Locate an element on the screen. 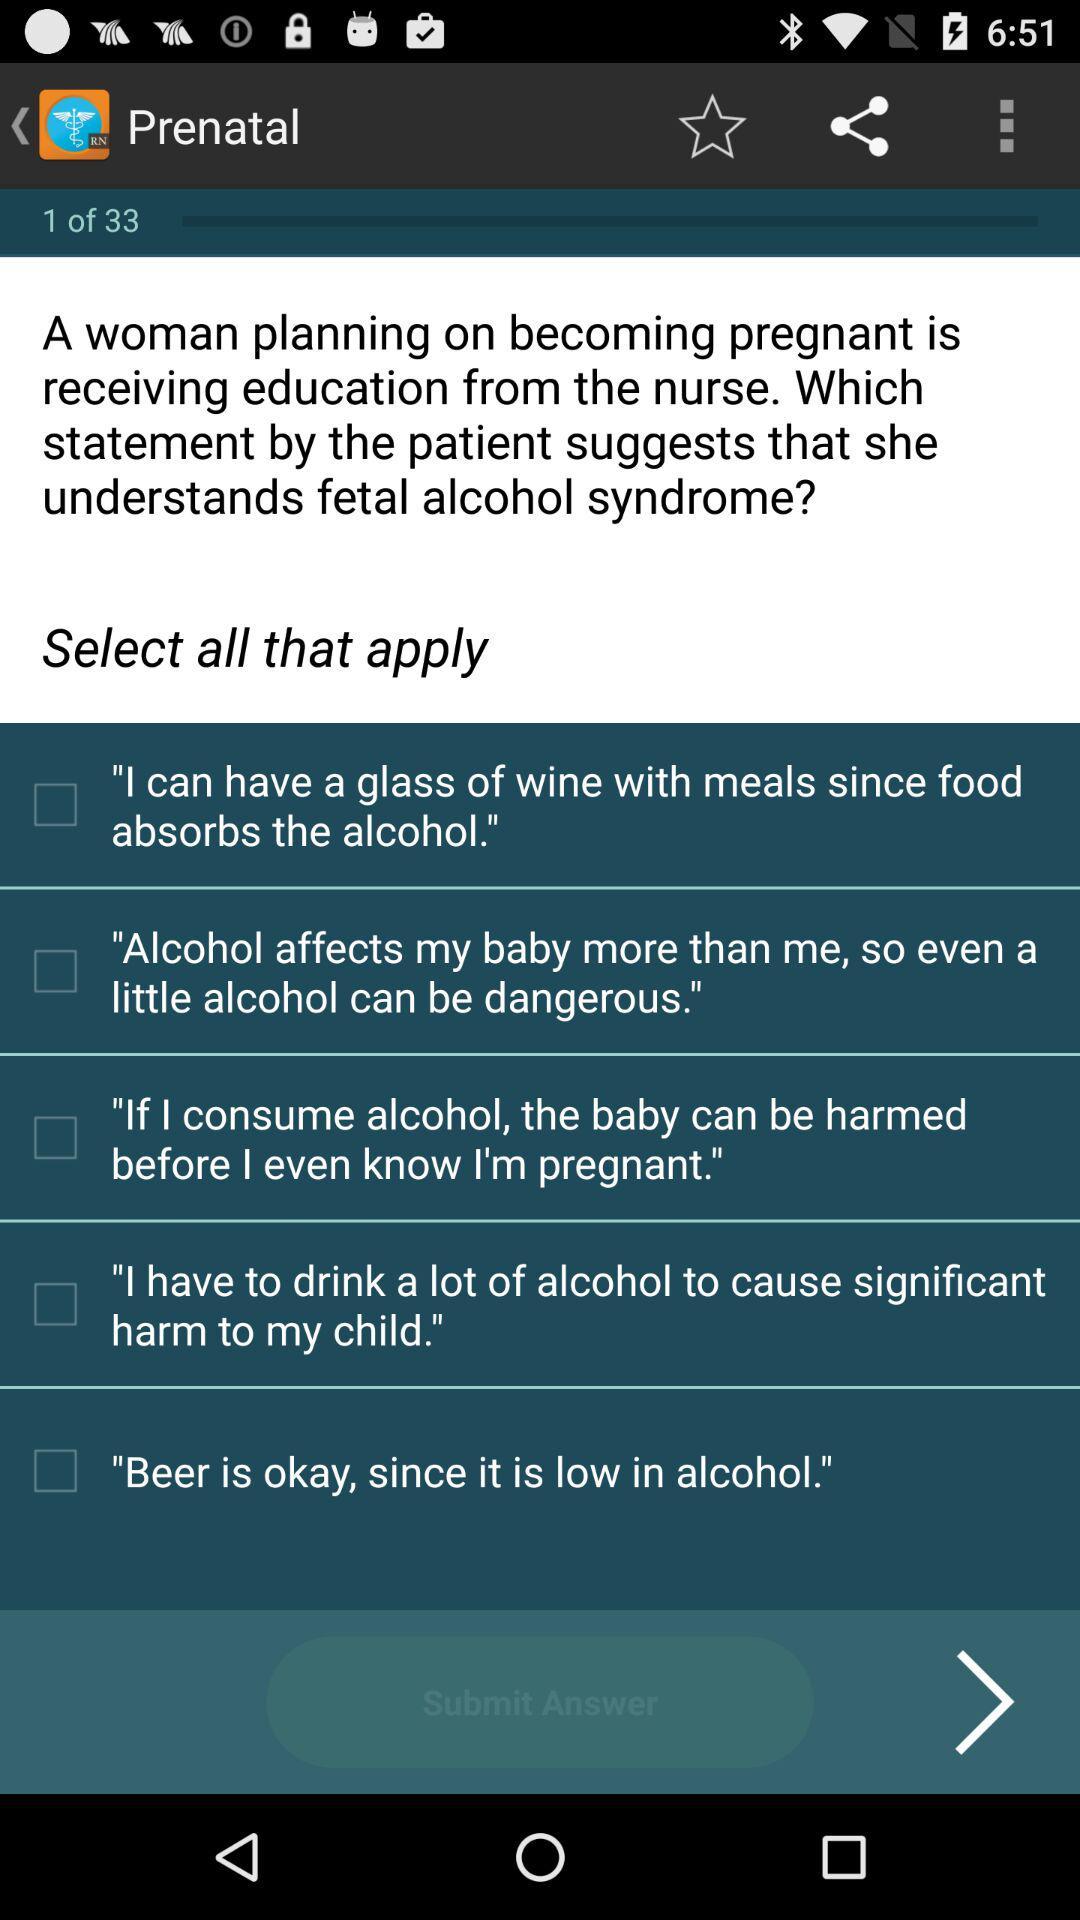  icon below the beer is okay item is located at coordinates (959, 1701).